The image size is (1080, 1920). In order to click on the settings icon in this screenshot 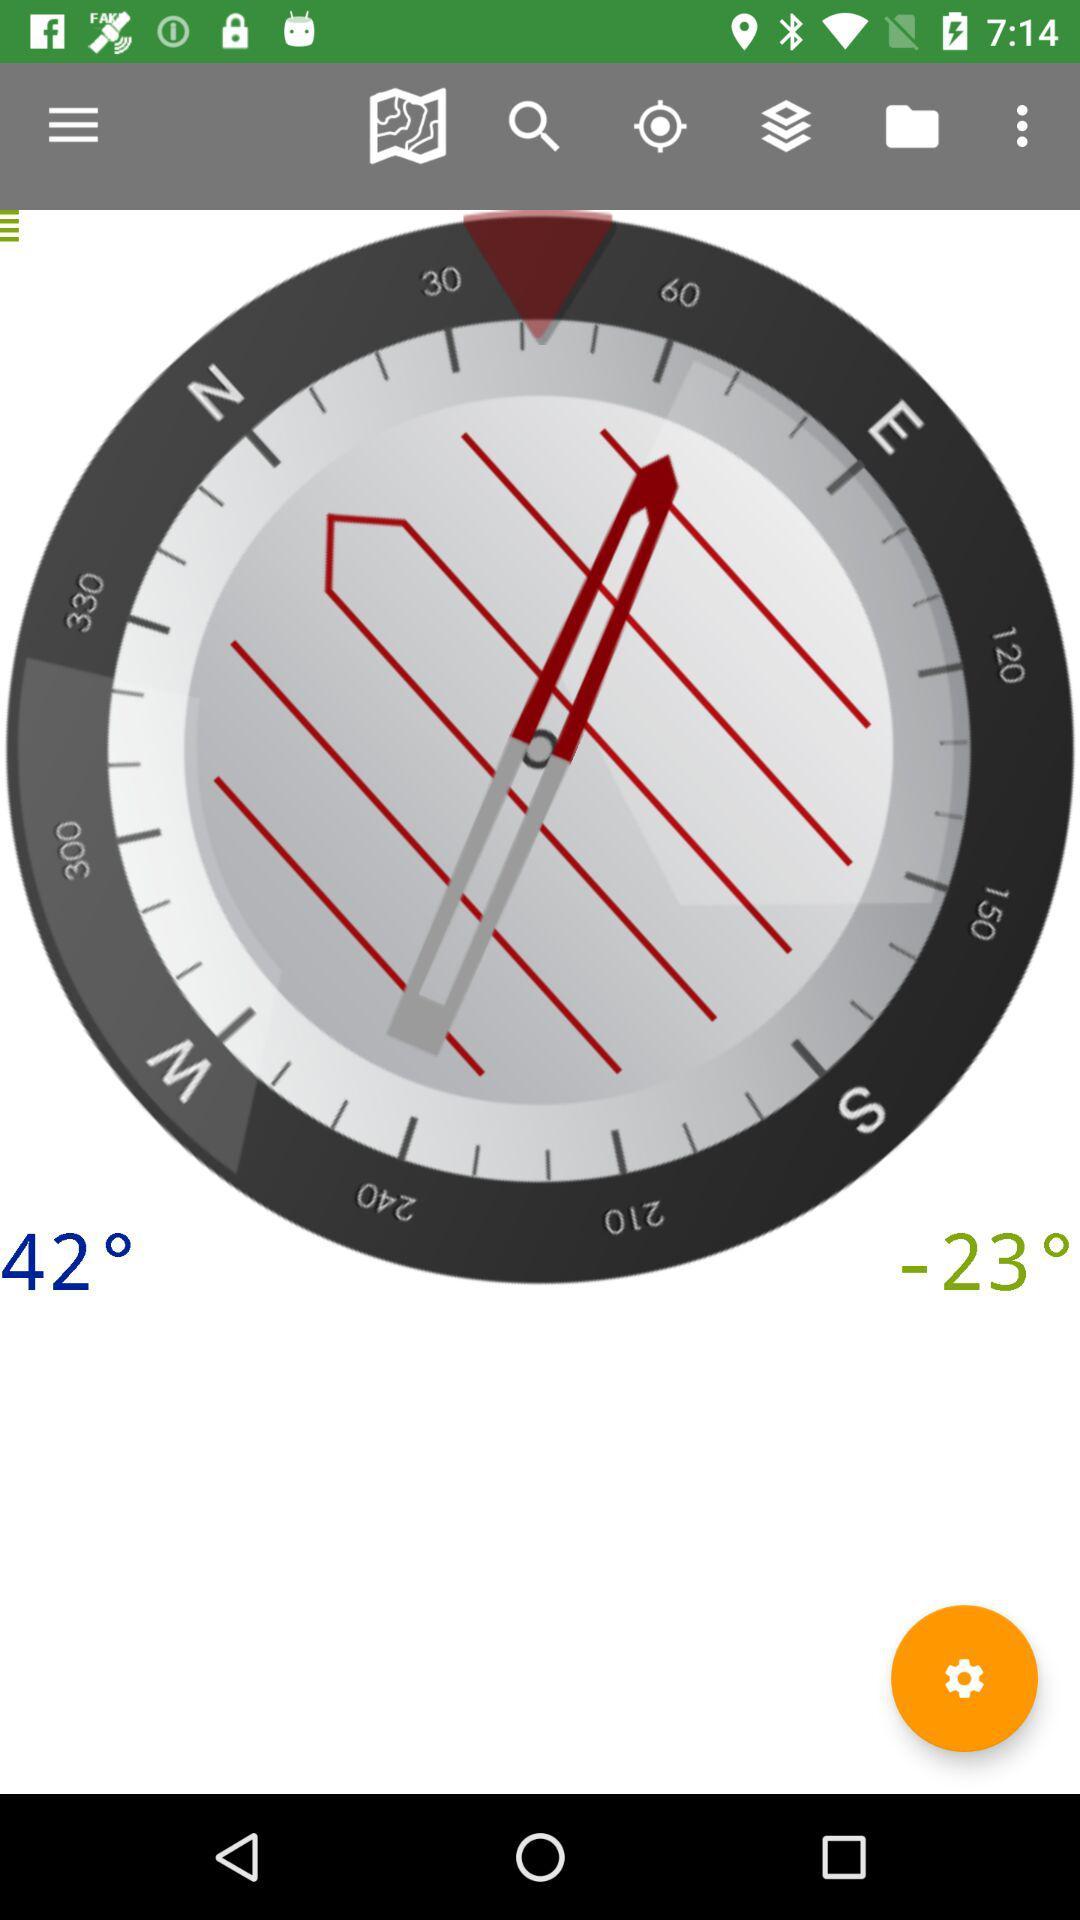, I will do `click(963, 1678)`.